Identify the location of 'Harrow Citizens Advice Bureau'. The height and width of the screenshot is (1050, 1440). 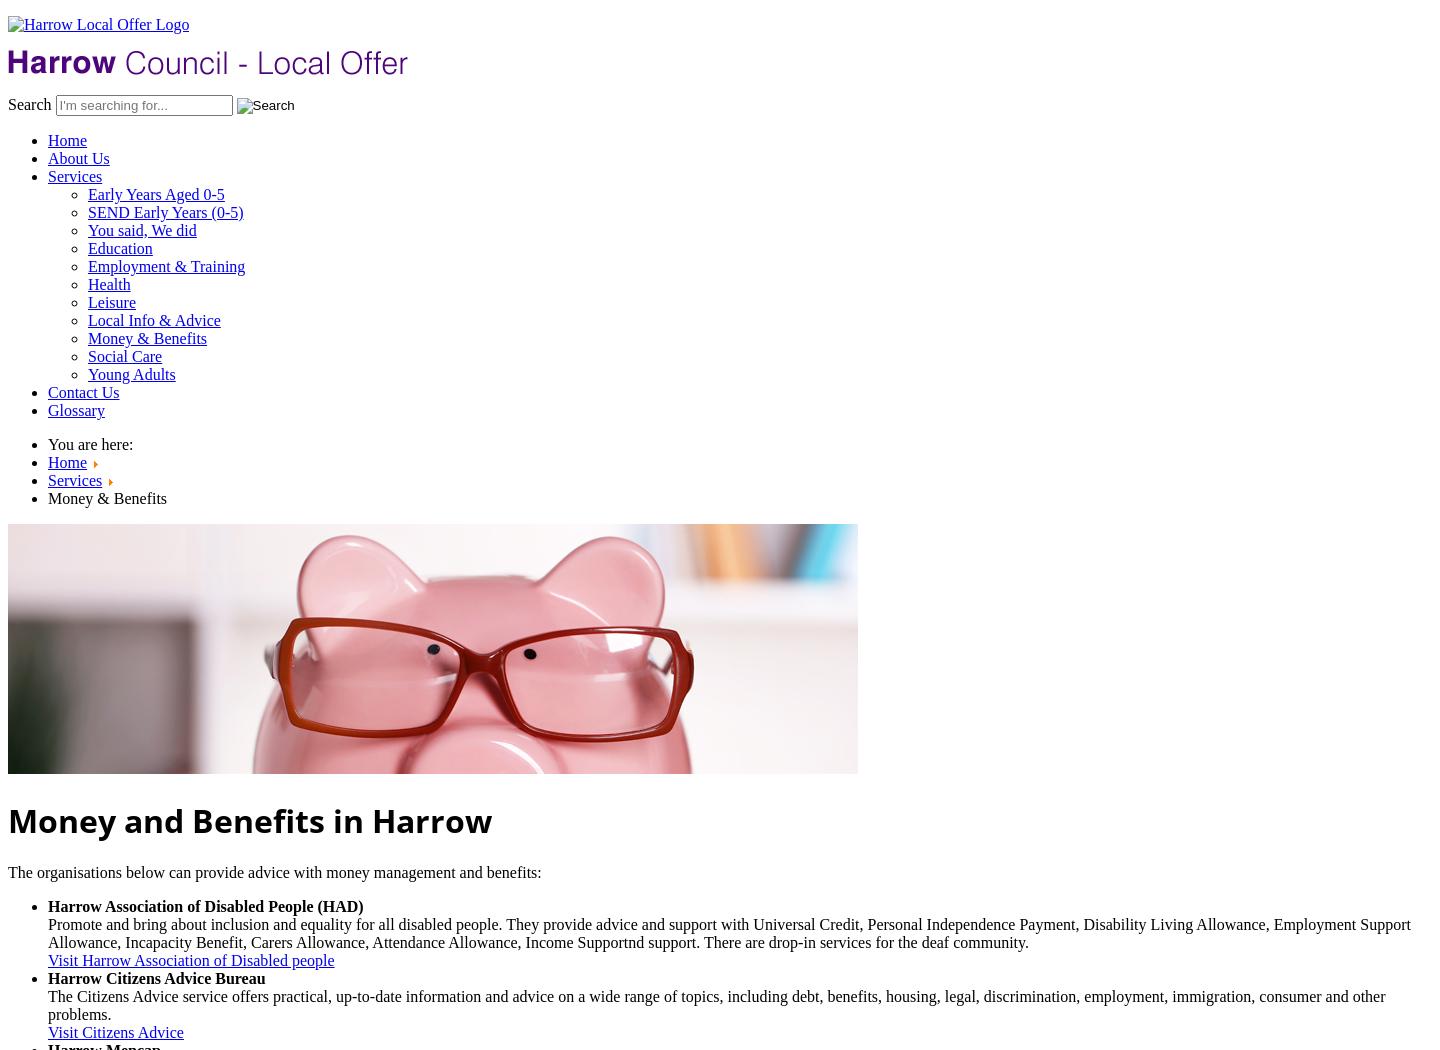
(155, 977).